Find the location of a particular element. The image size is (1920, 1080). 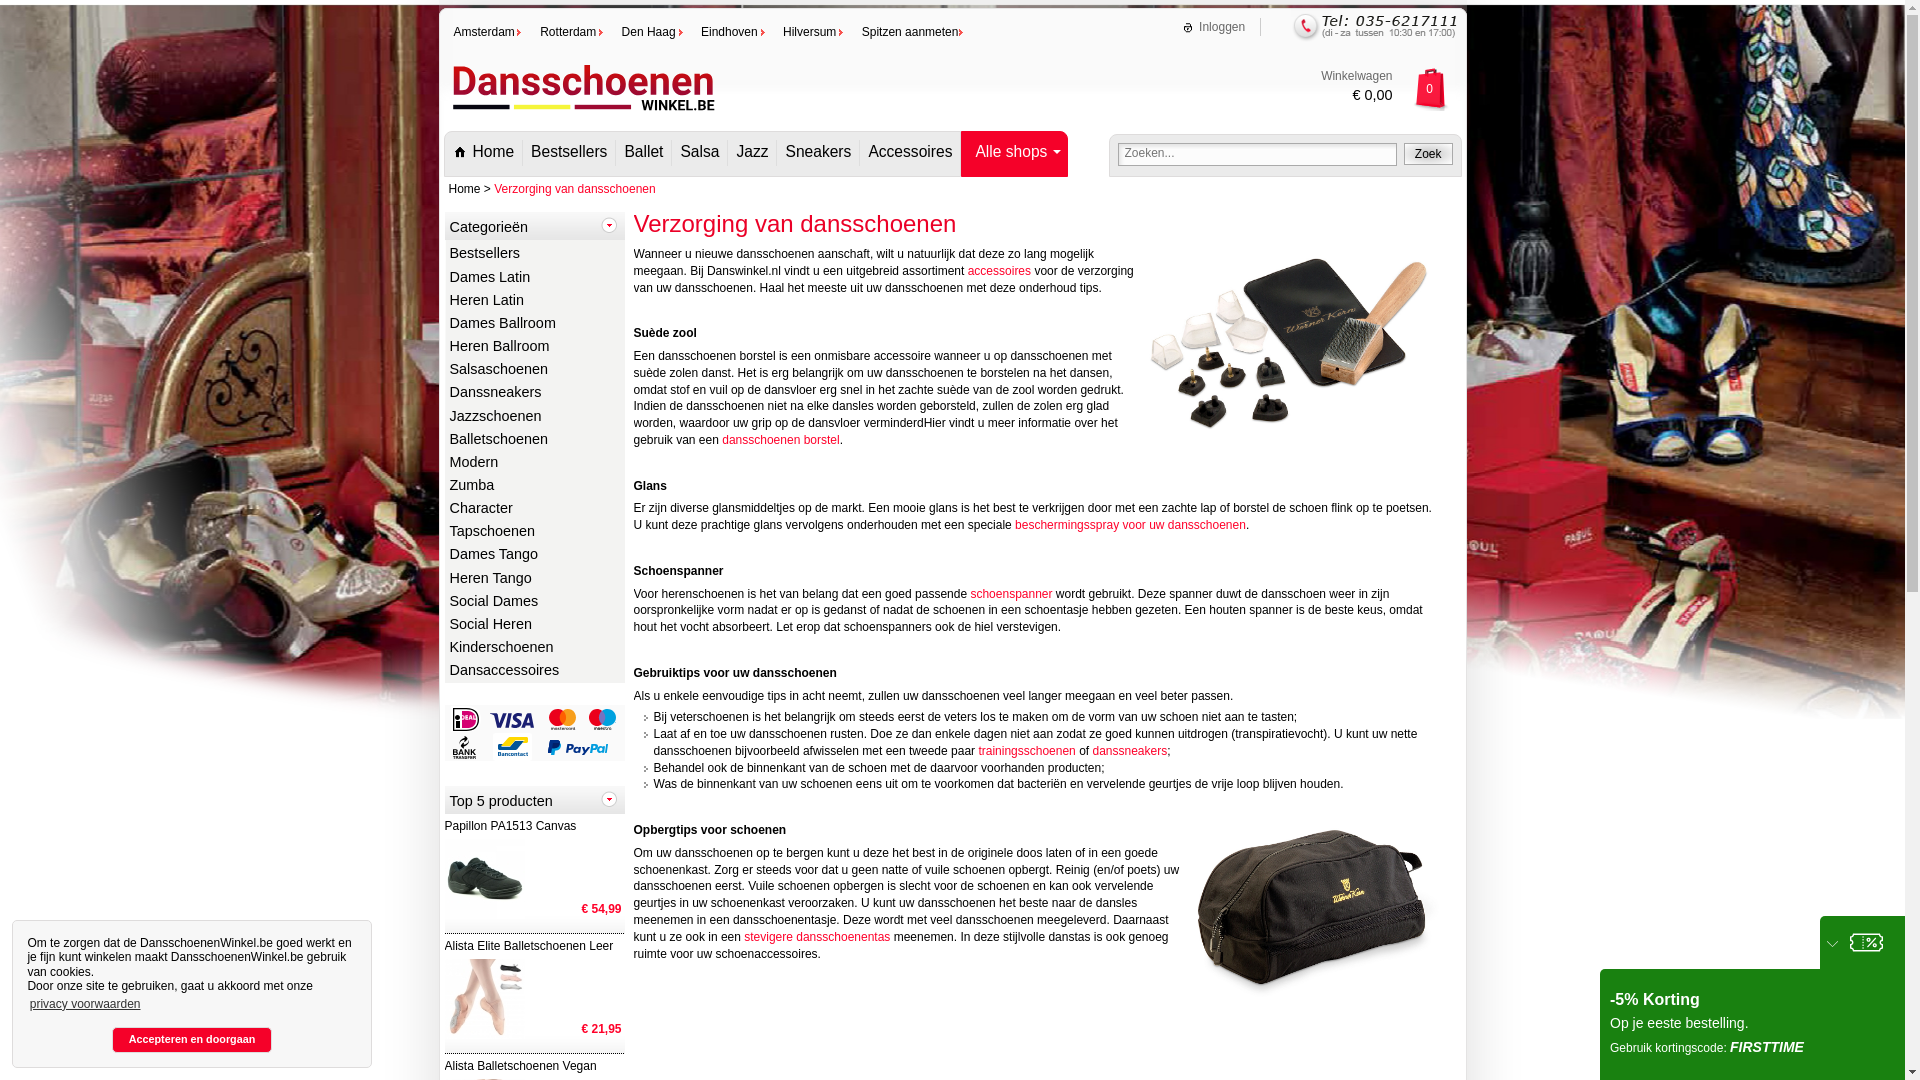

'Amsterdam' is located at coordinates (489, 31).